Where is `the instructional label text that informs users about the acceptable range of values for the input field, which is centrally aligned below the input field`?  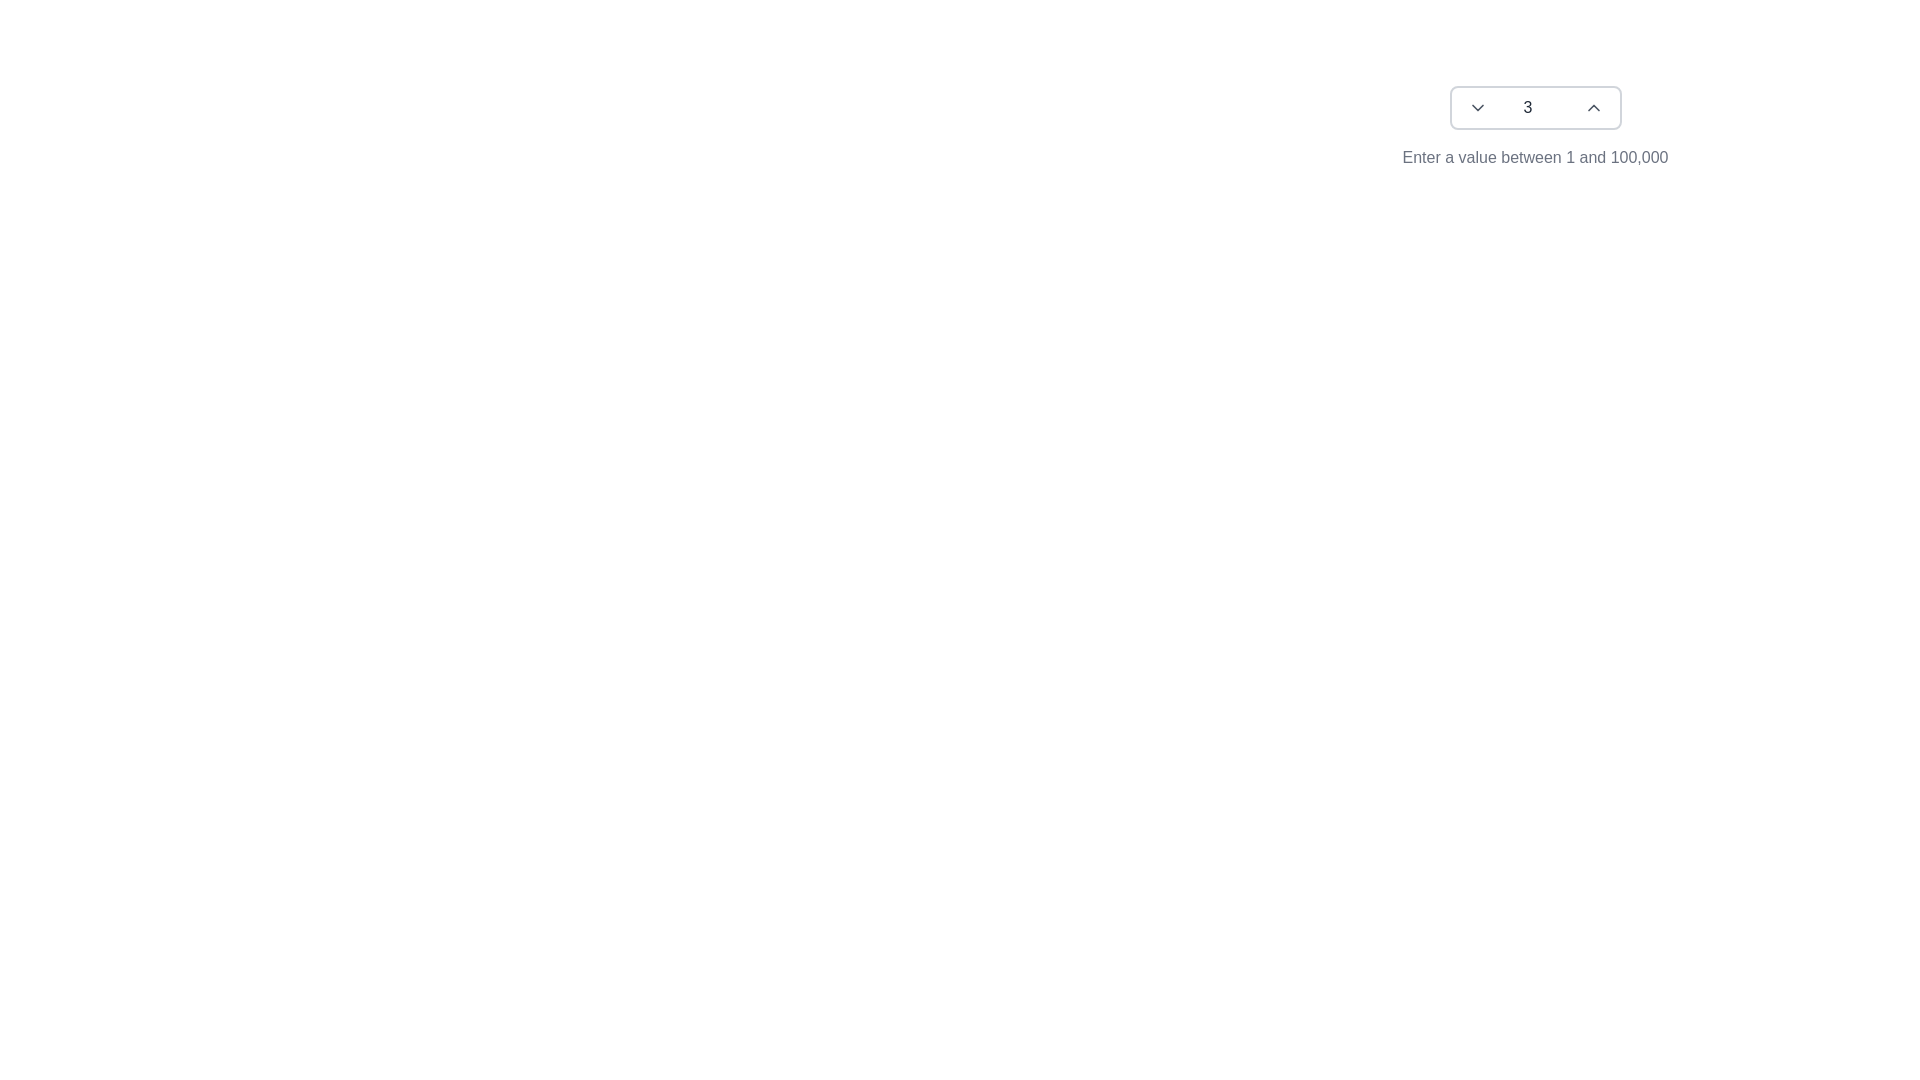
the instructional label text that informs users about the acceptable range of values for the input field, which is centrally aligned below the input field is located at coordinates (1534, 157).